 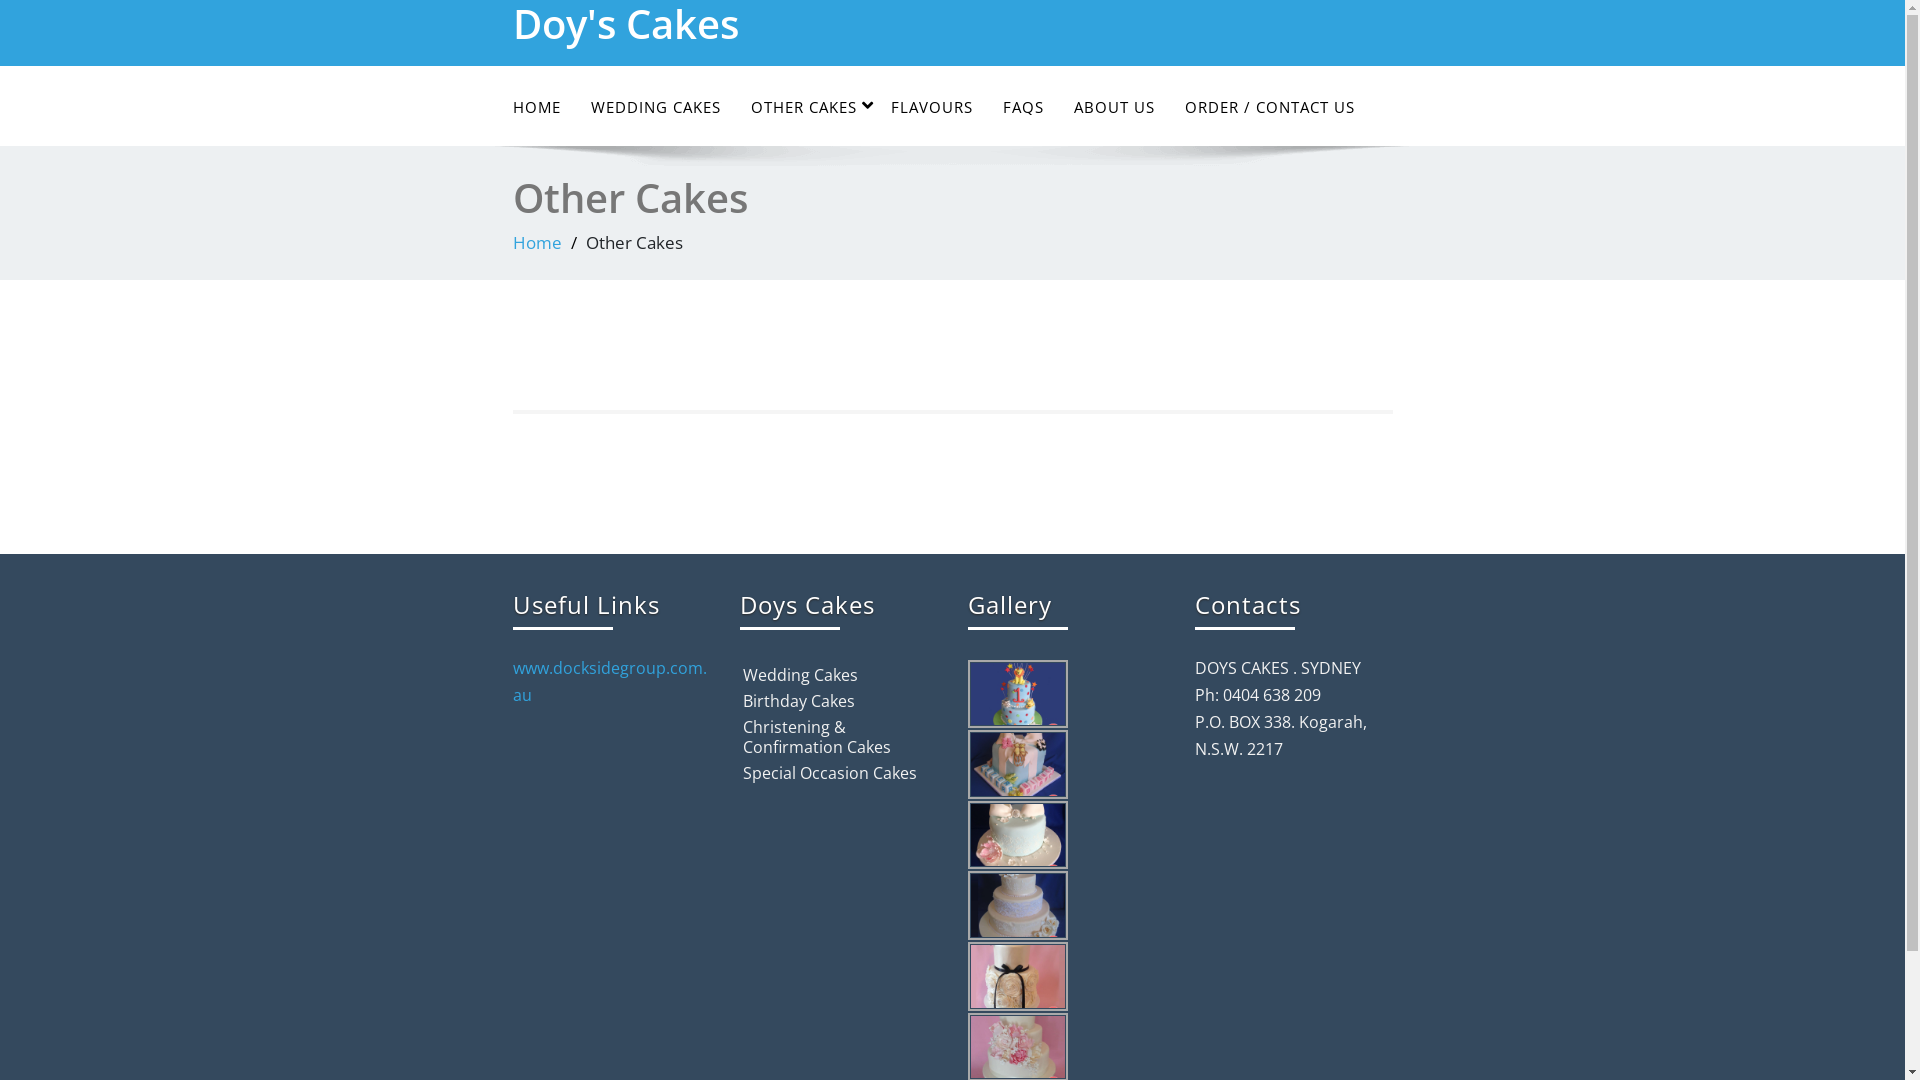 What do you see at coordinates (1056, 107) in the screenshot?
I see `'ABOUT US'` at bounding box center [1056, 107].